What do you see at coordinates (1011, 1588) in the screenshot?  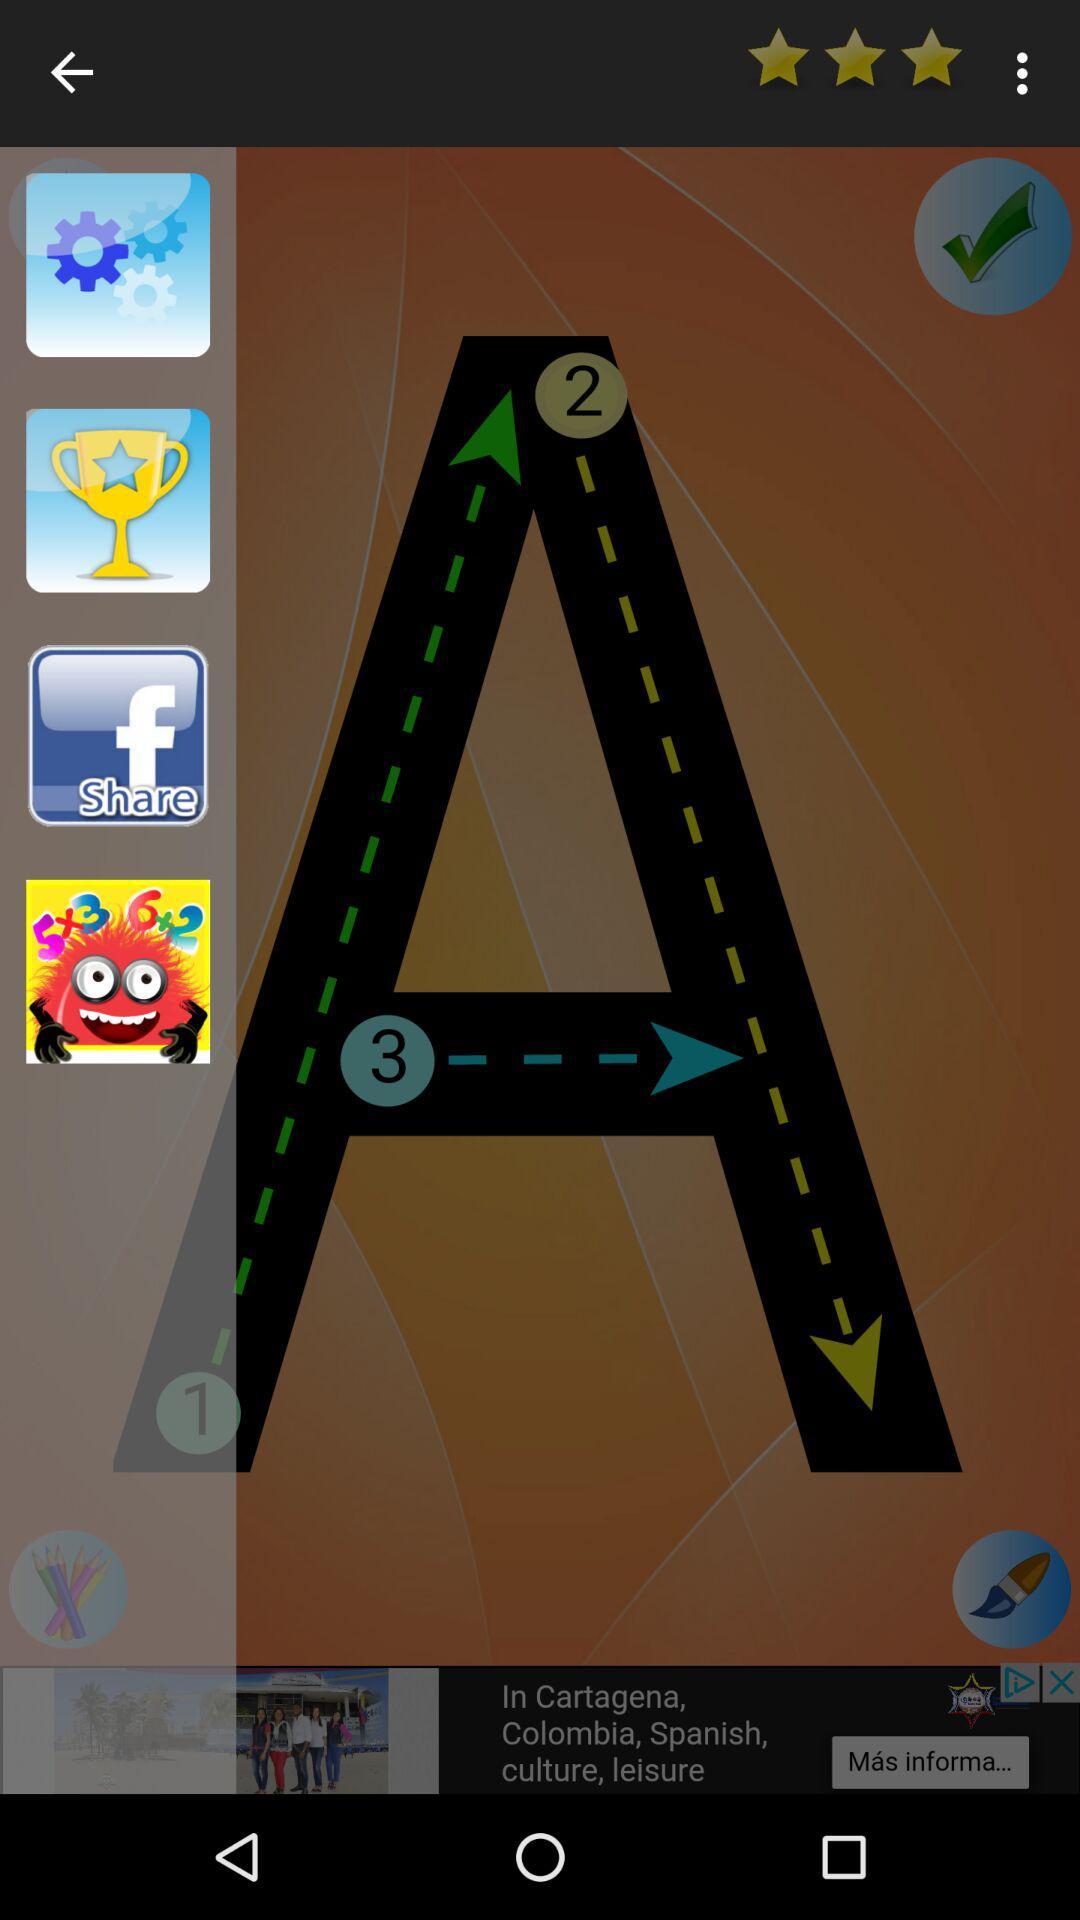 I see `the edit icon` at bounding box center [1011, 1588].